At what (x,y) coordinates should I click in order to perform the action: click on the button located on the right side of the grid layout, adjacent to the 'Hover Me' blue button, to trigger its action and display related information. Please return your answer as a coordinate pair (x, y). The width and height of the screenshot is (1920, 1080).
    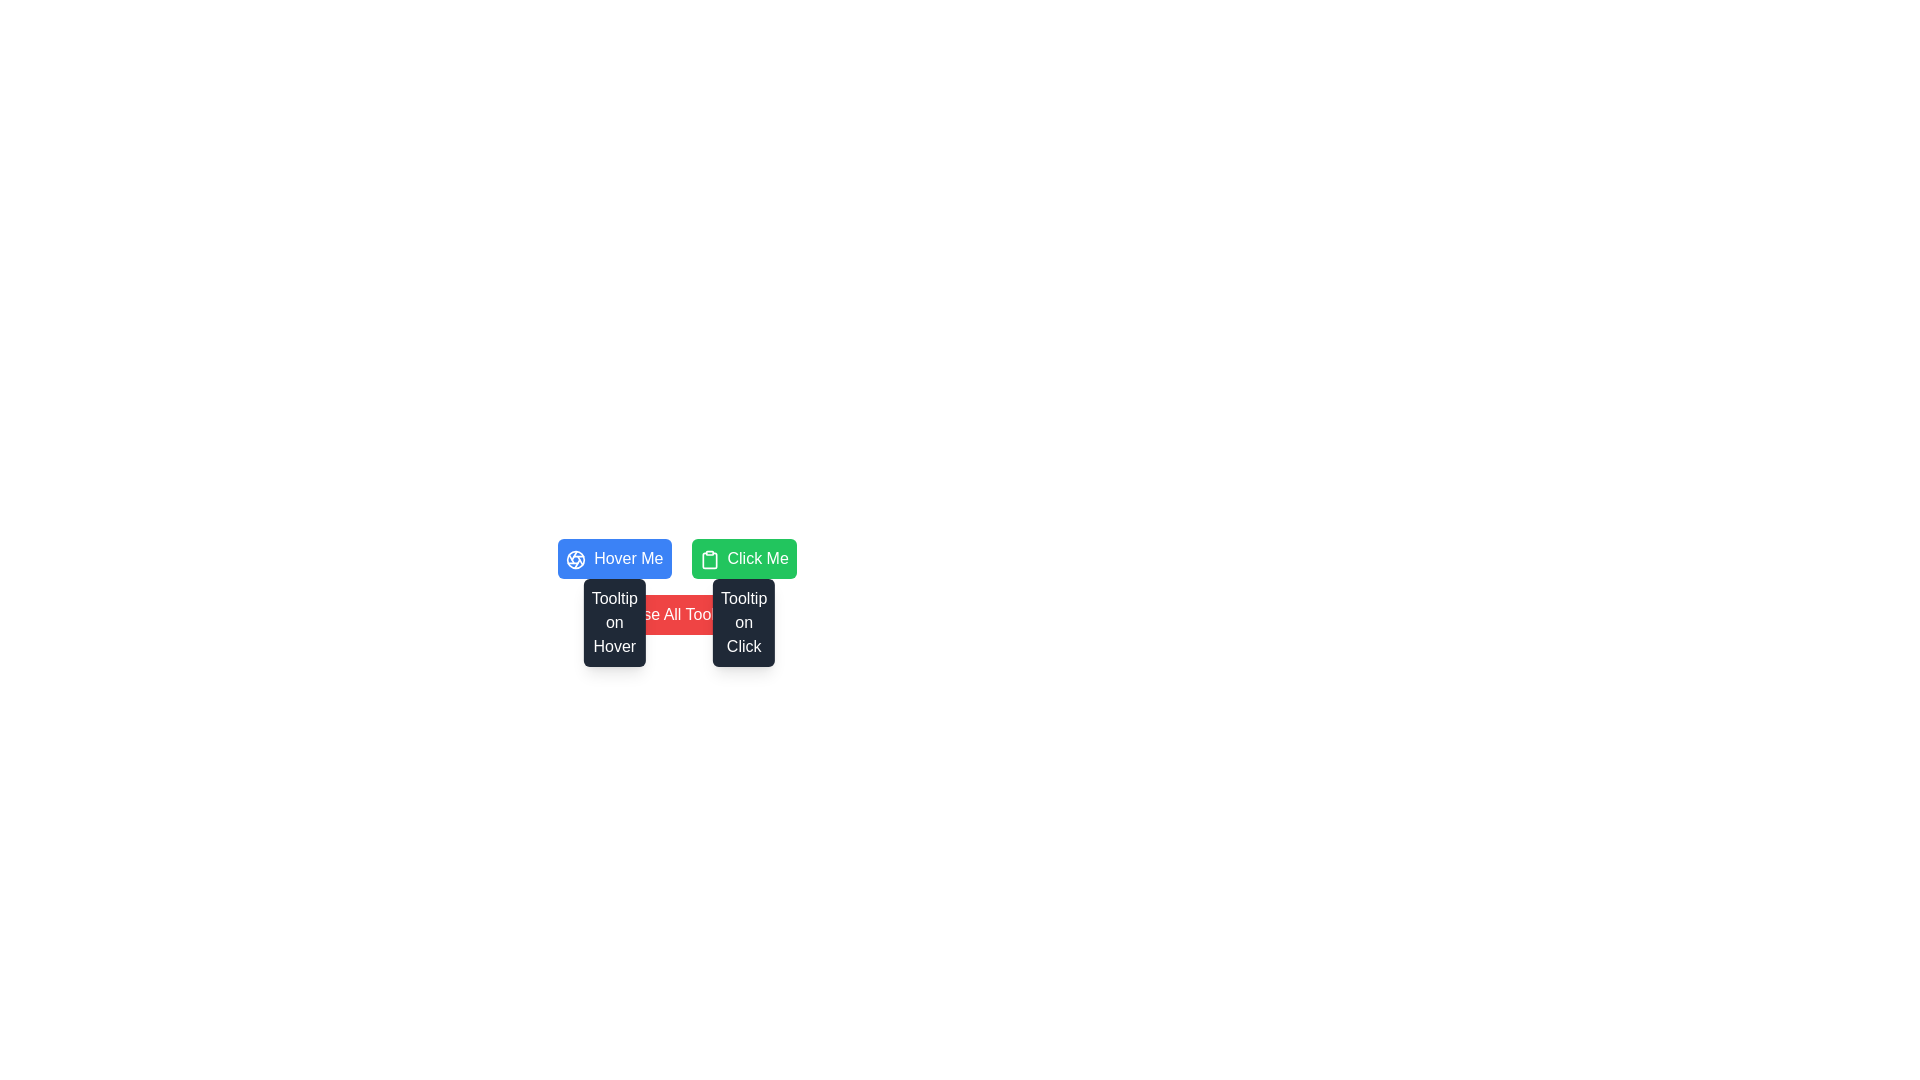
    Looking at the image, I should click on (743, 559).